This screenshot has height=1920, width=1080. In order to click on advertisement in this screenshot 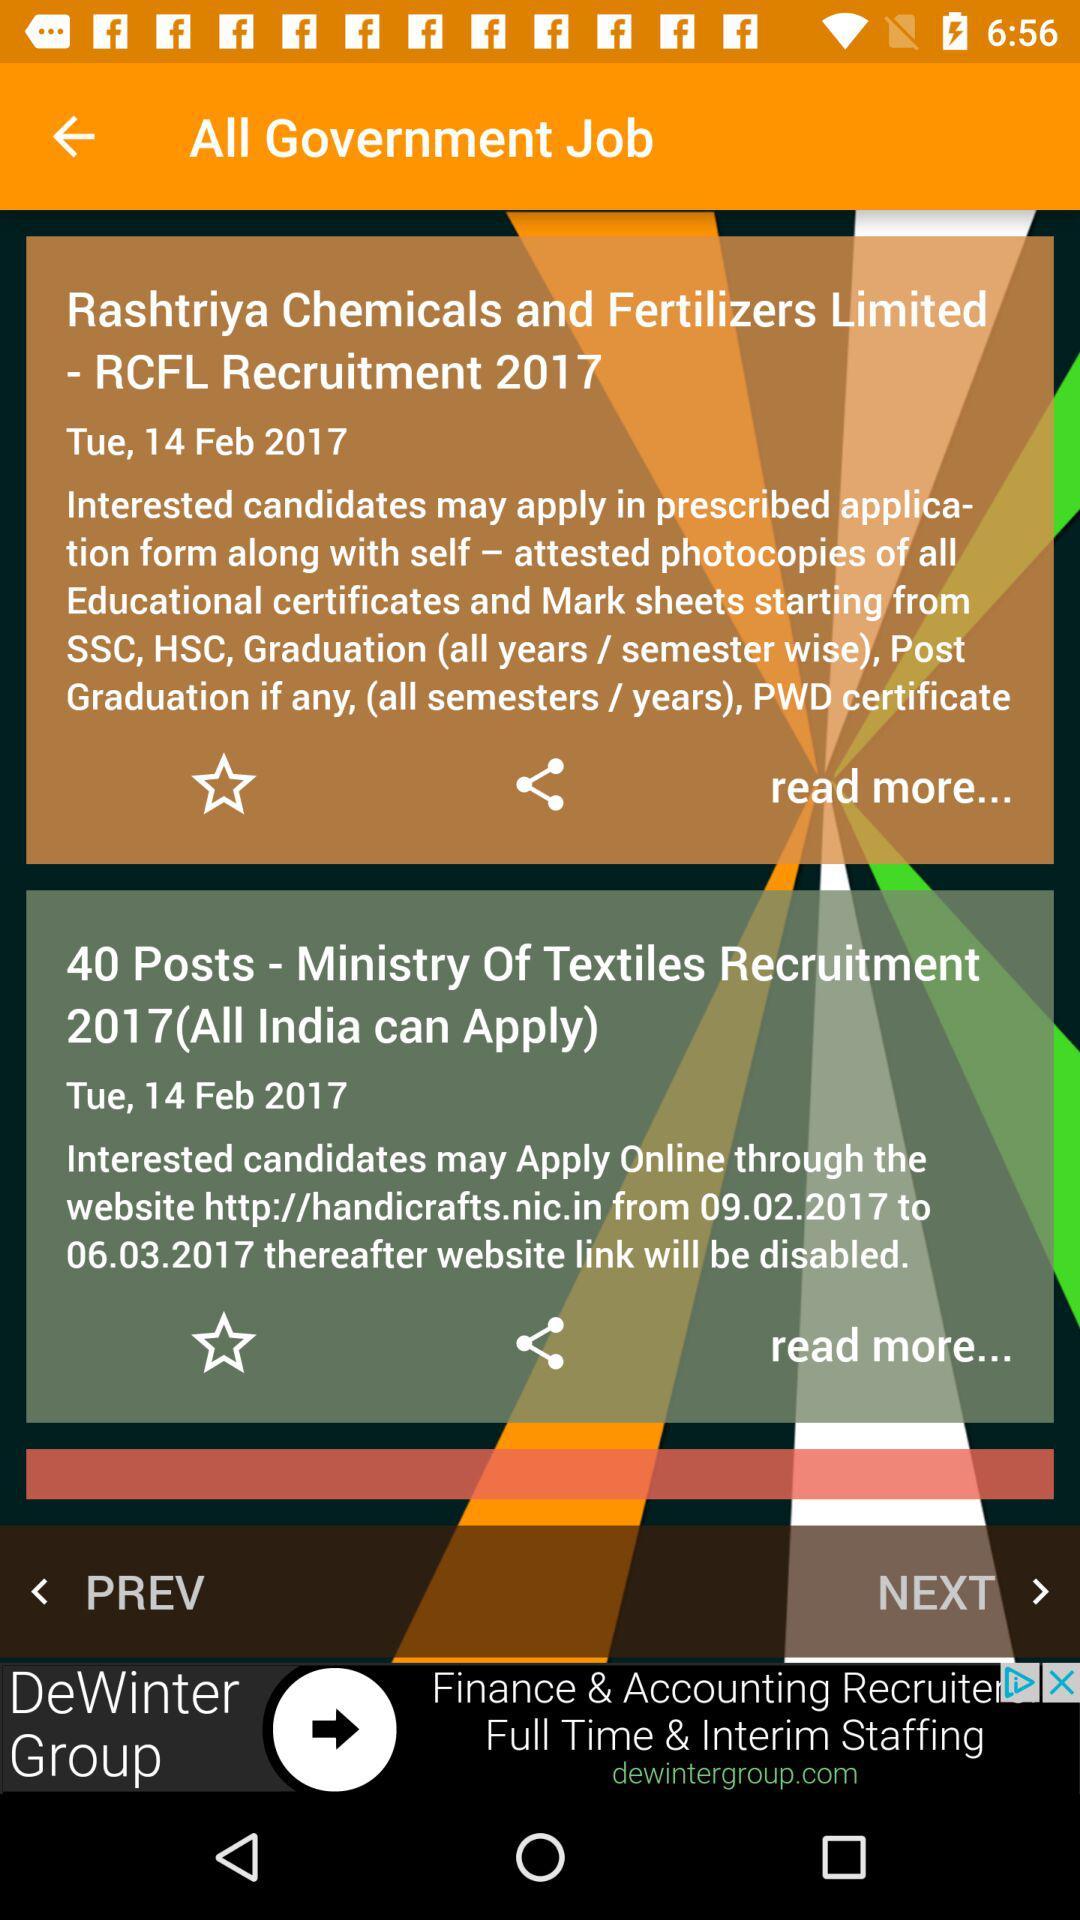, I will do `click(540, 1727)`.